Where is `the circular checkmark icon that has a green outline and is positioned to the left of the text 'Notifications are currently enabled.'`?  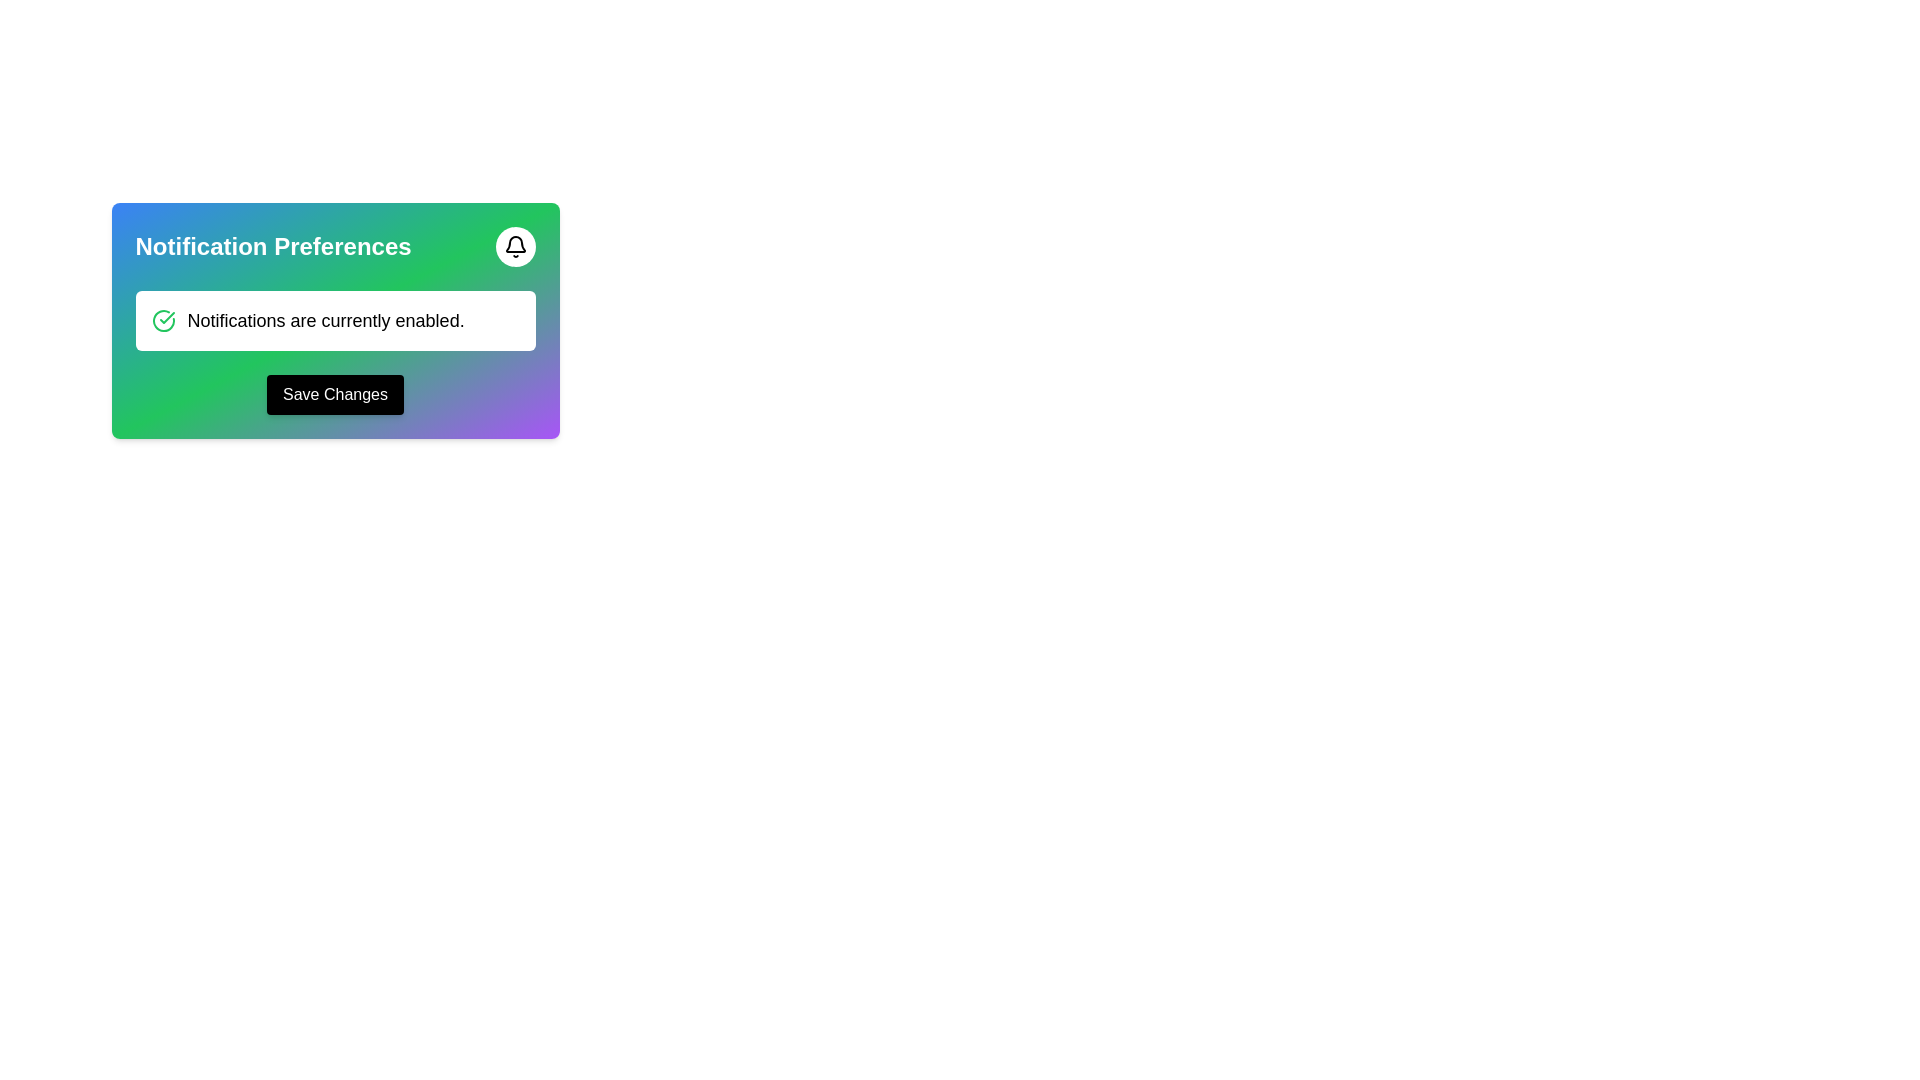 the circular checkmark icon that has a green outline and is positioned to the left of the text 'Notifications are currently enabled.' is located at coordinates (163, 319).